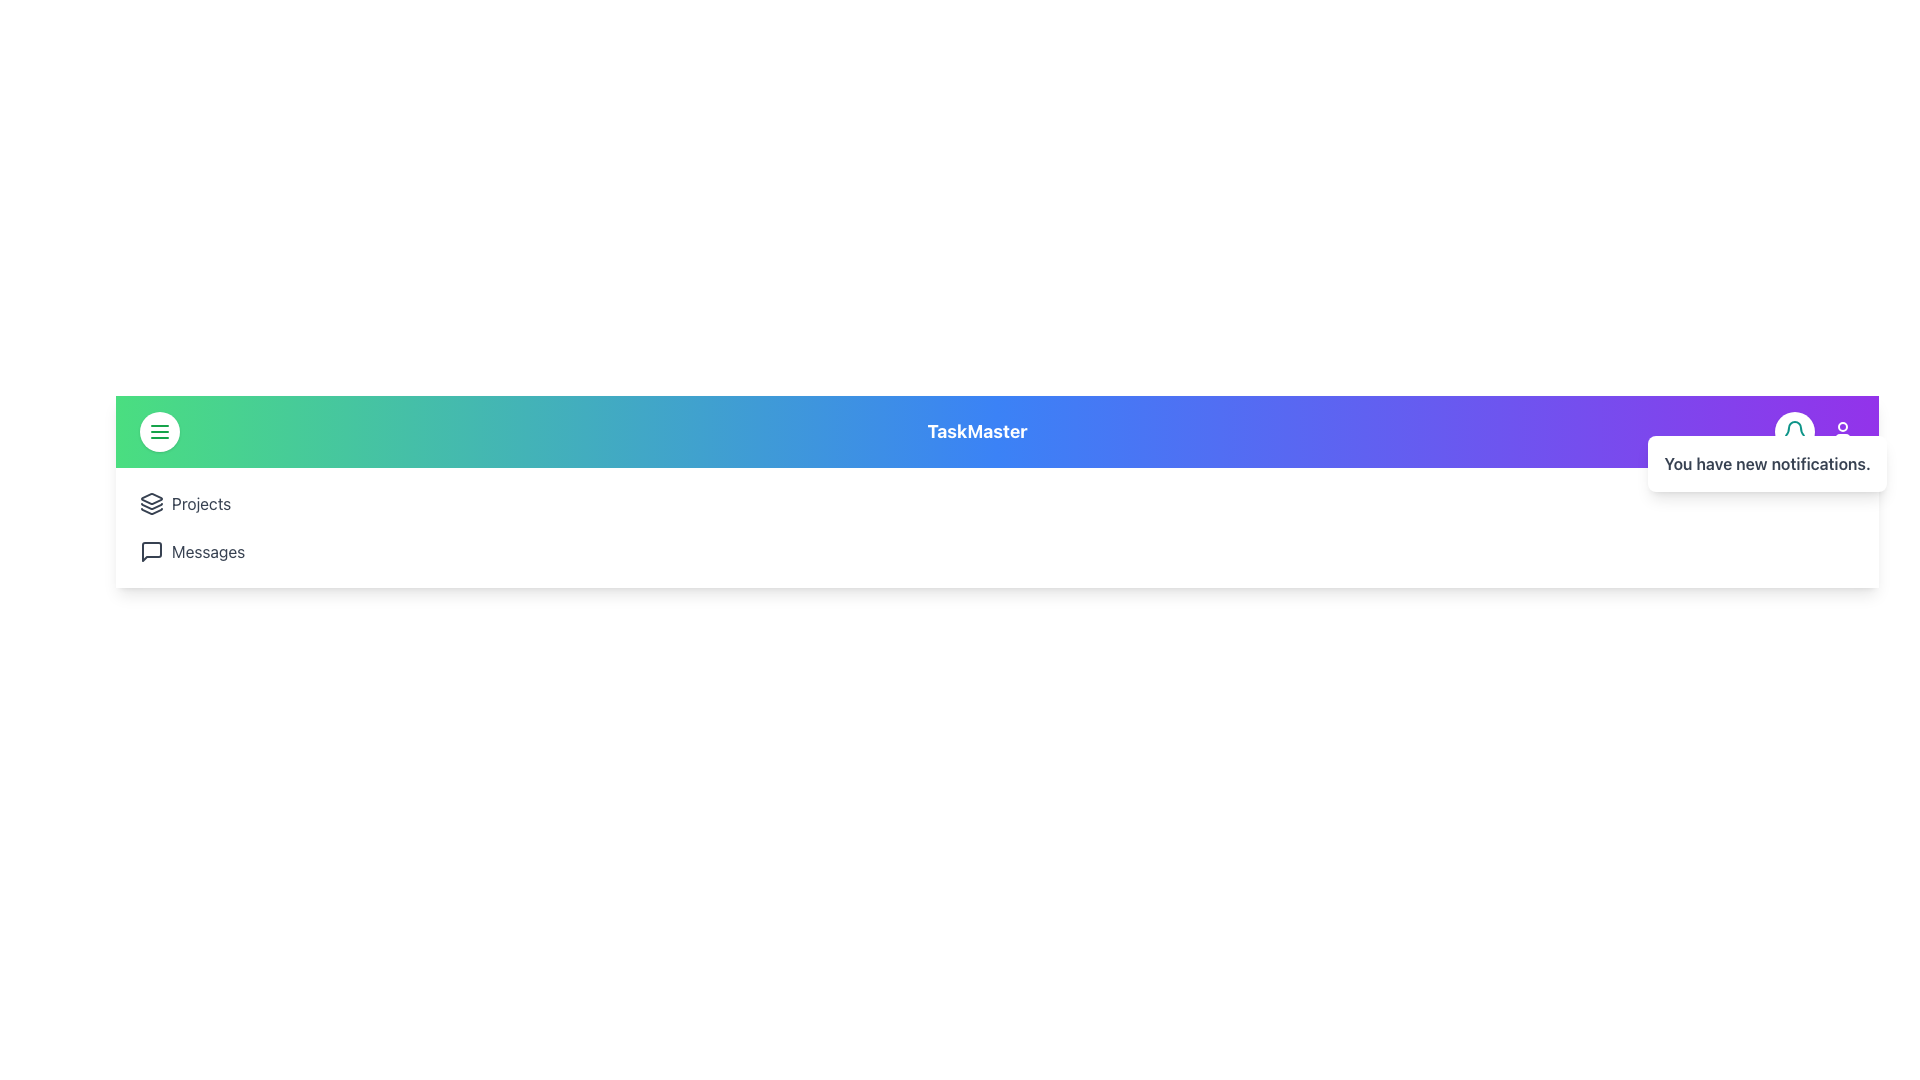  I want to click on the circular button with a white background and a teal bell icon located in the purple bar at the top of the interface, so click(1795, 431).